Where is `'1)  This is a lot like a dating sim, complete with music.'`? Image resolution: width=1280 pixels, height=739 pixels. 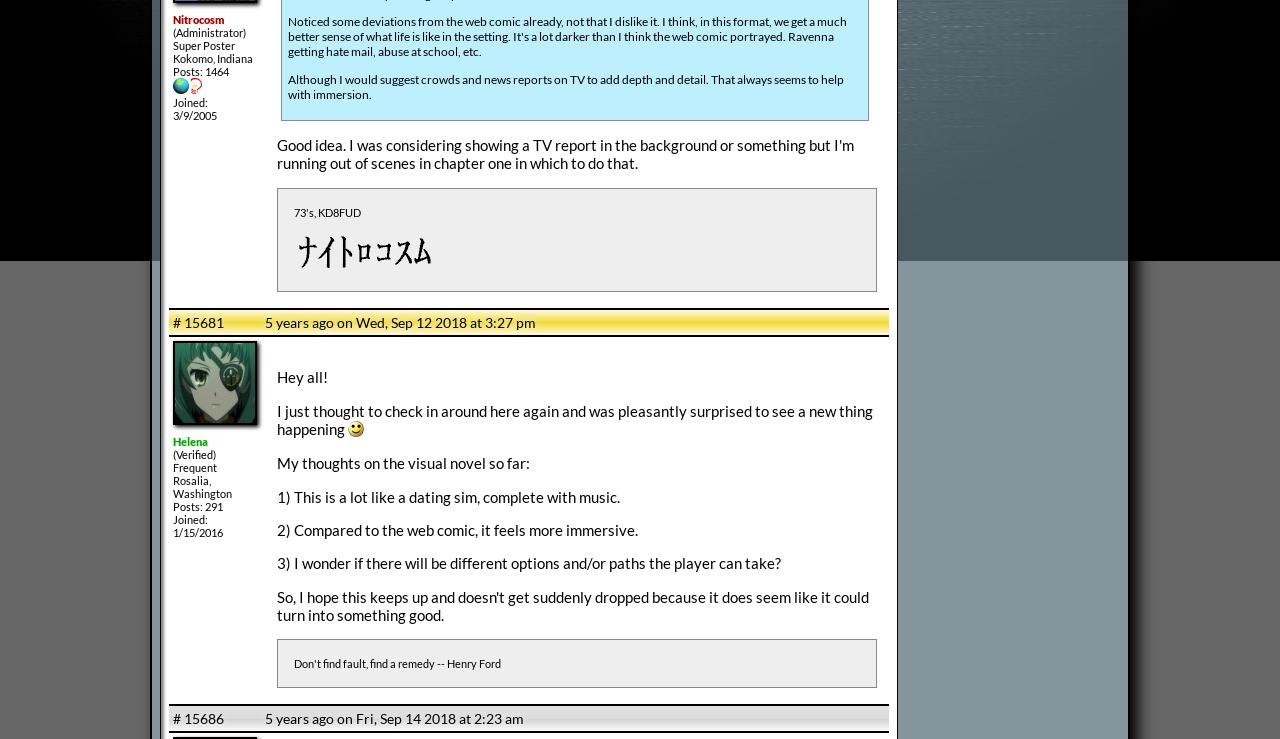
'1)  This is a lot like a dating sim, complete with music.' is located at coordinates (447, 495).